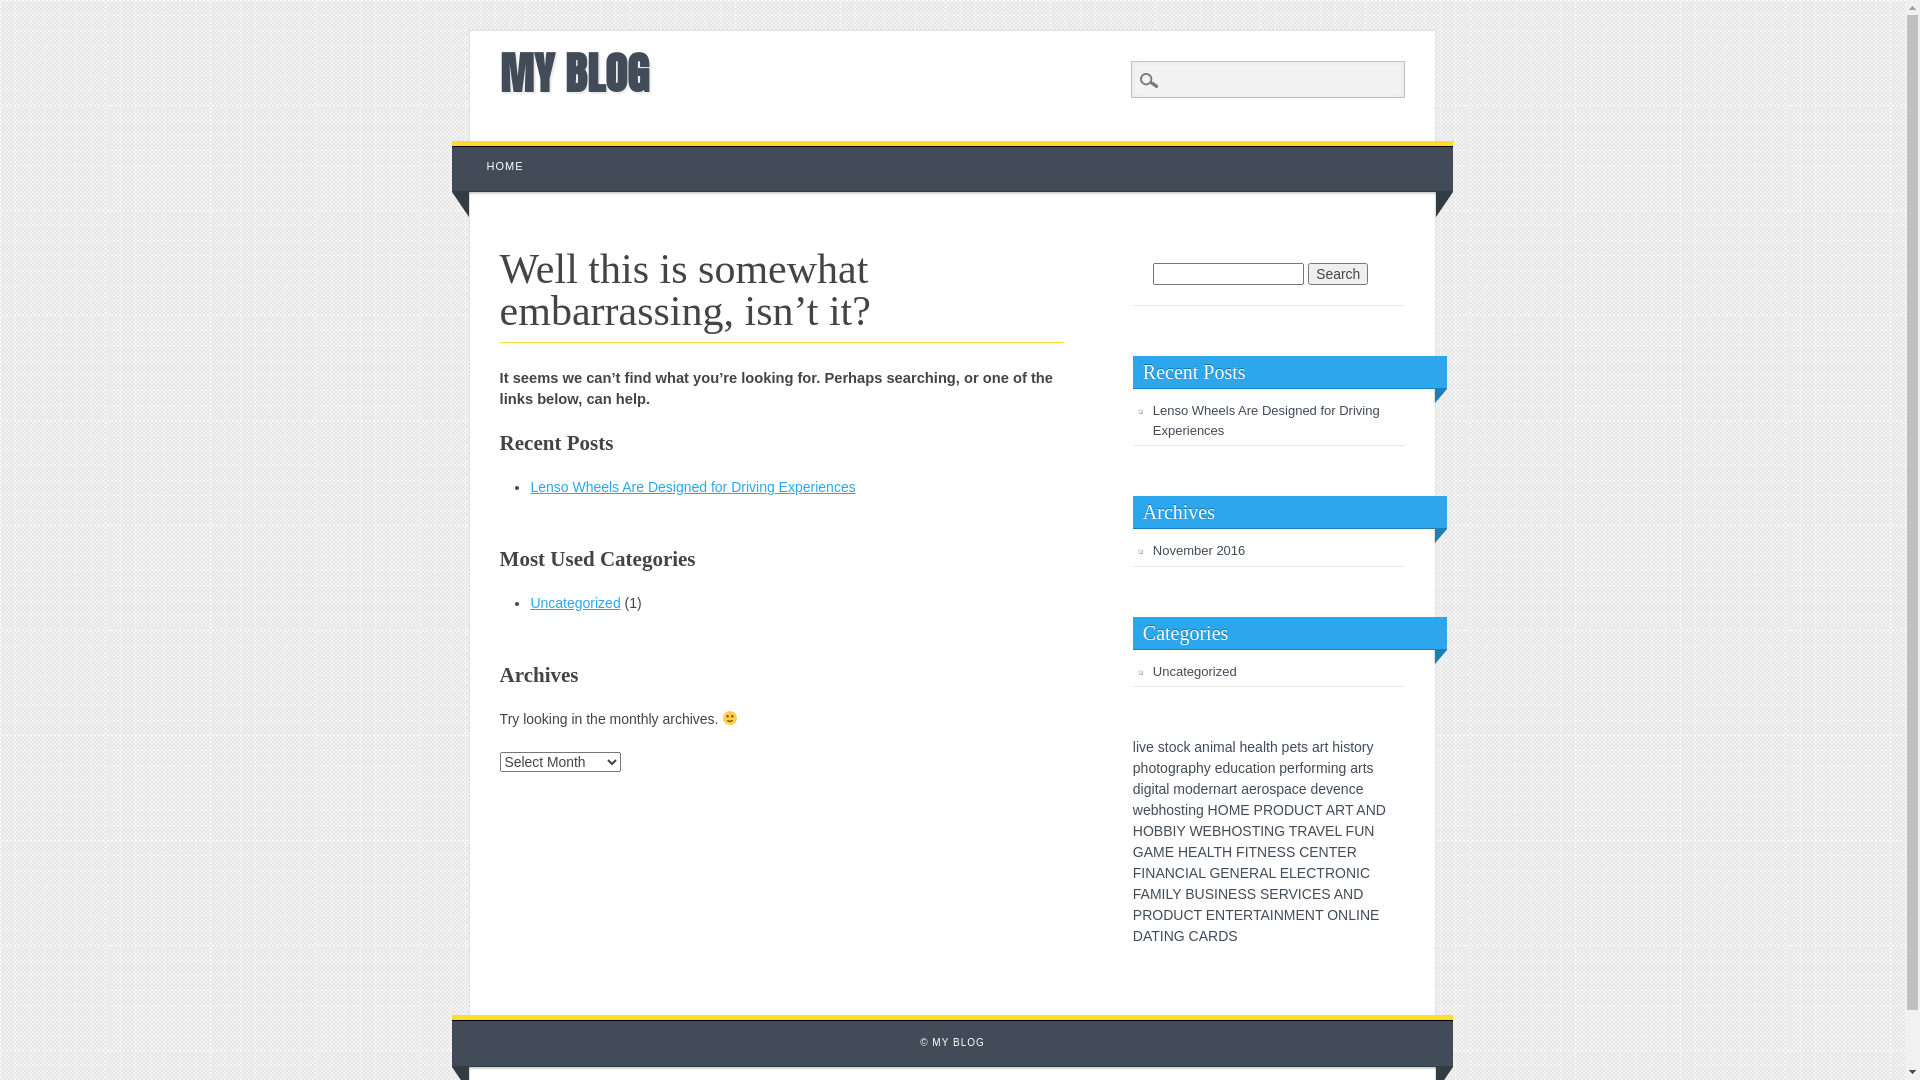 The height and width of the screenshot is (1080, 1920). Describe the element at coordinates (1156, 893) in the screenshot. I see `'M'` at that location.